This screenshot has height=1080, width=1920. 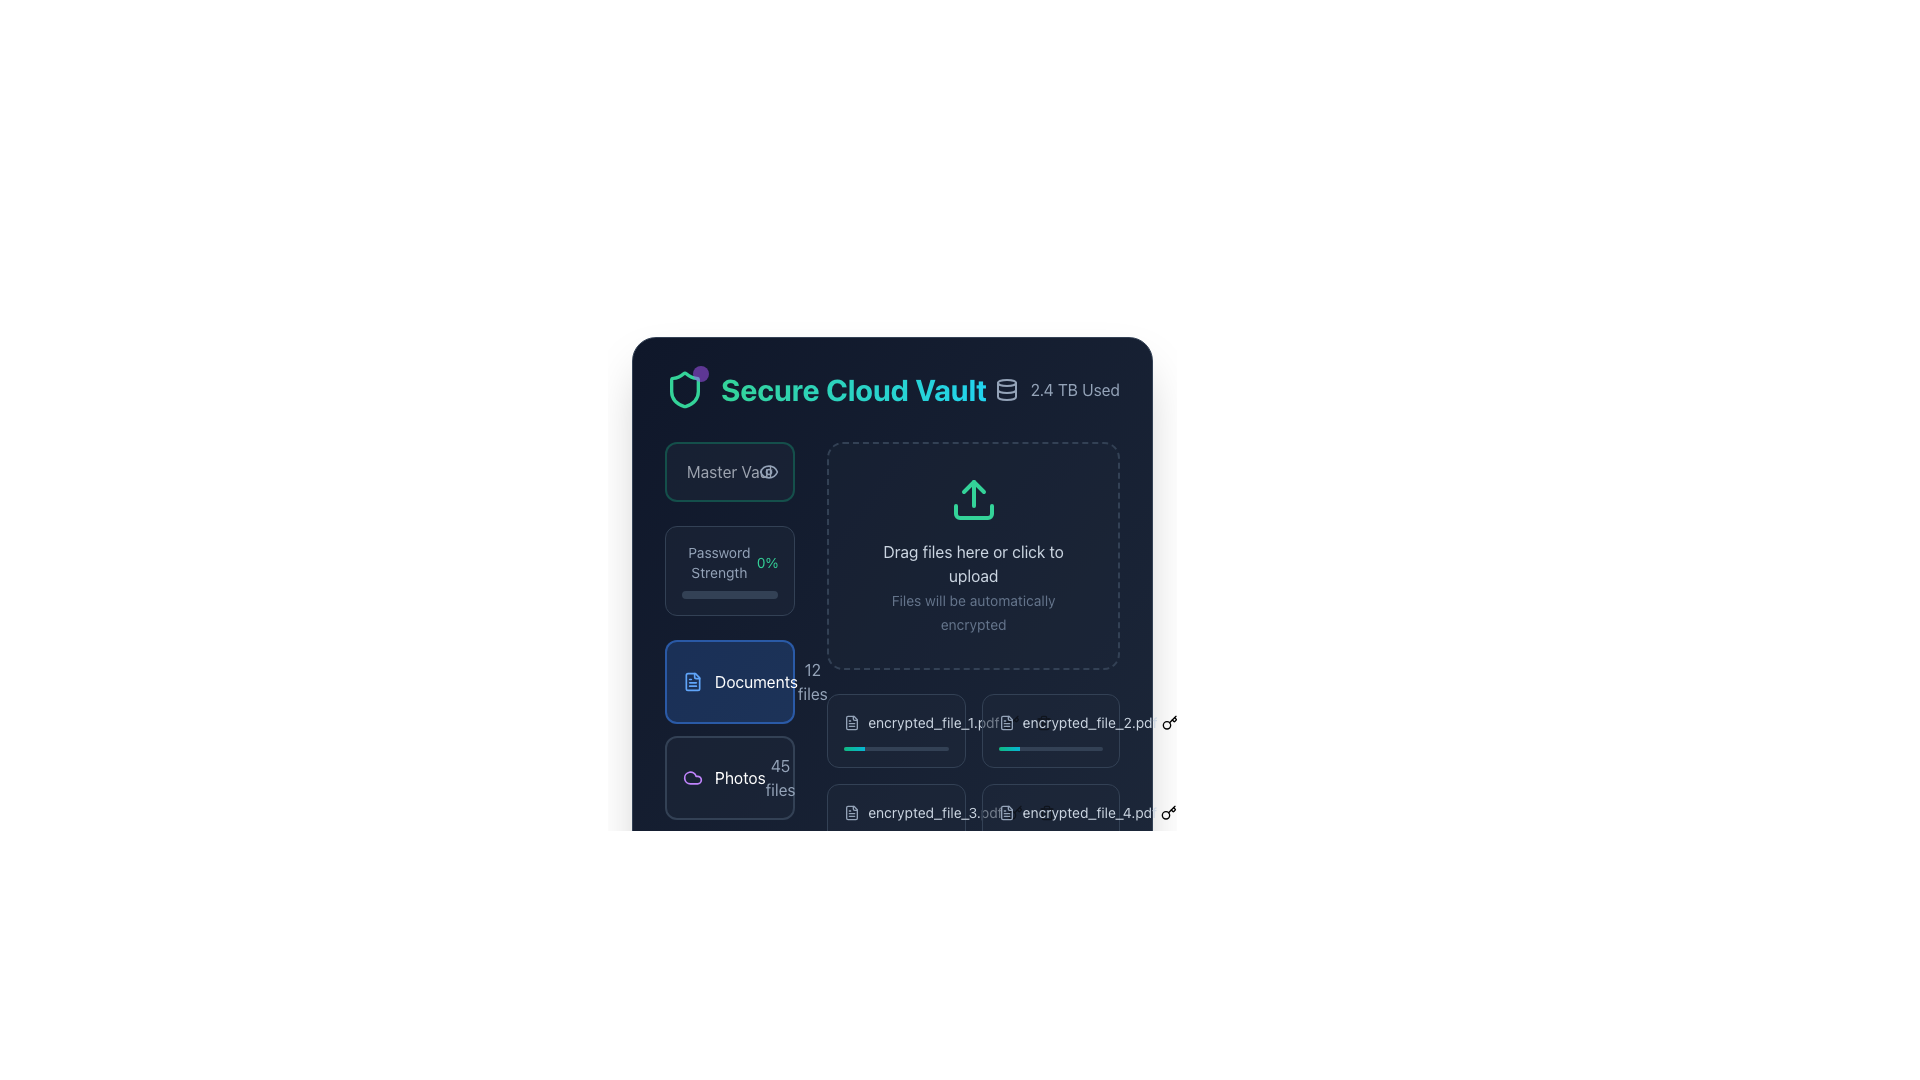 I want to click on the text label displaying the file name 'encrypted_file_2.pdf', which is located to the right of the file icon in the Documents section, so click(x=1089, y=722).